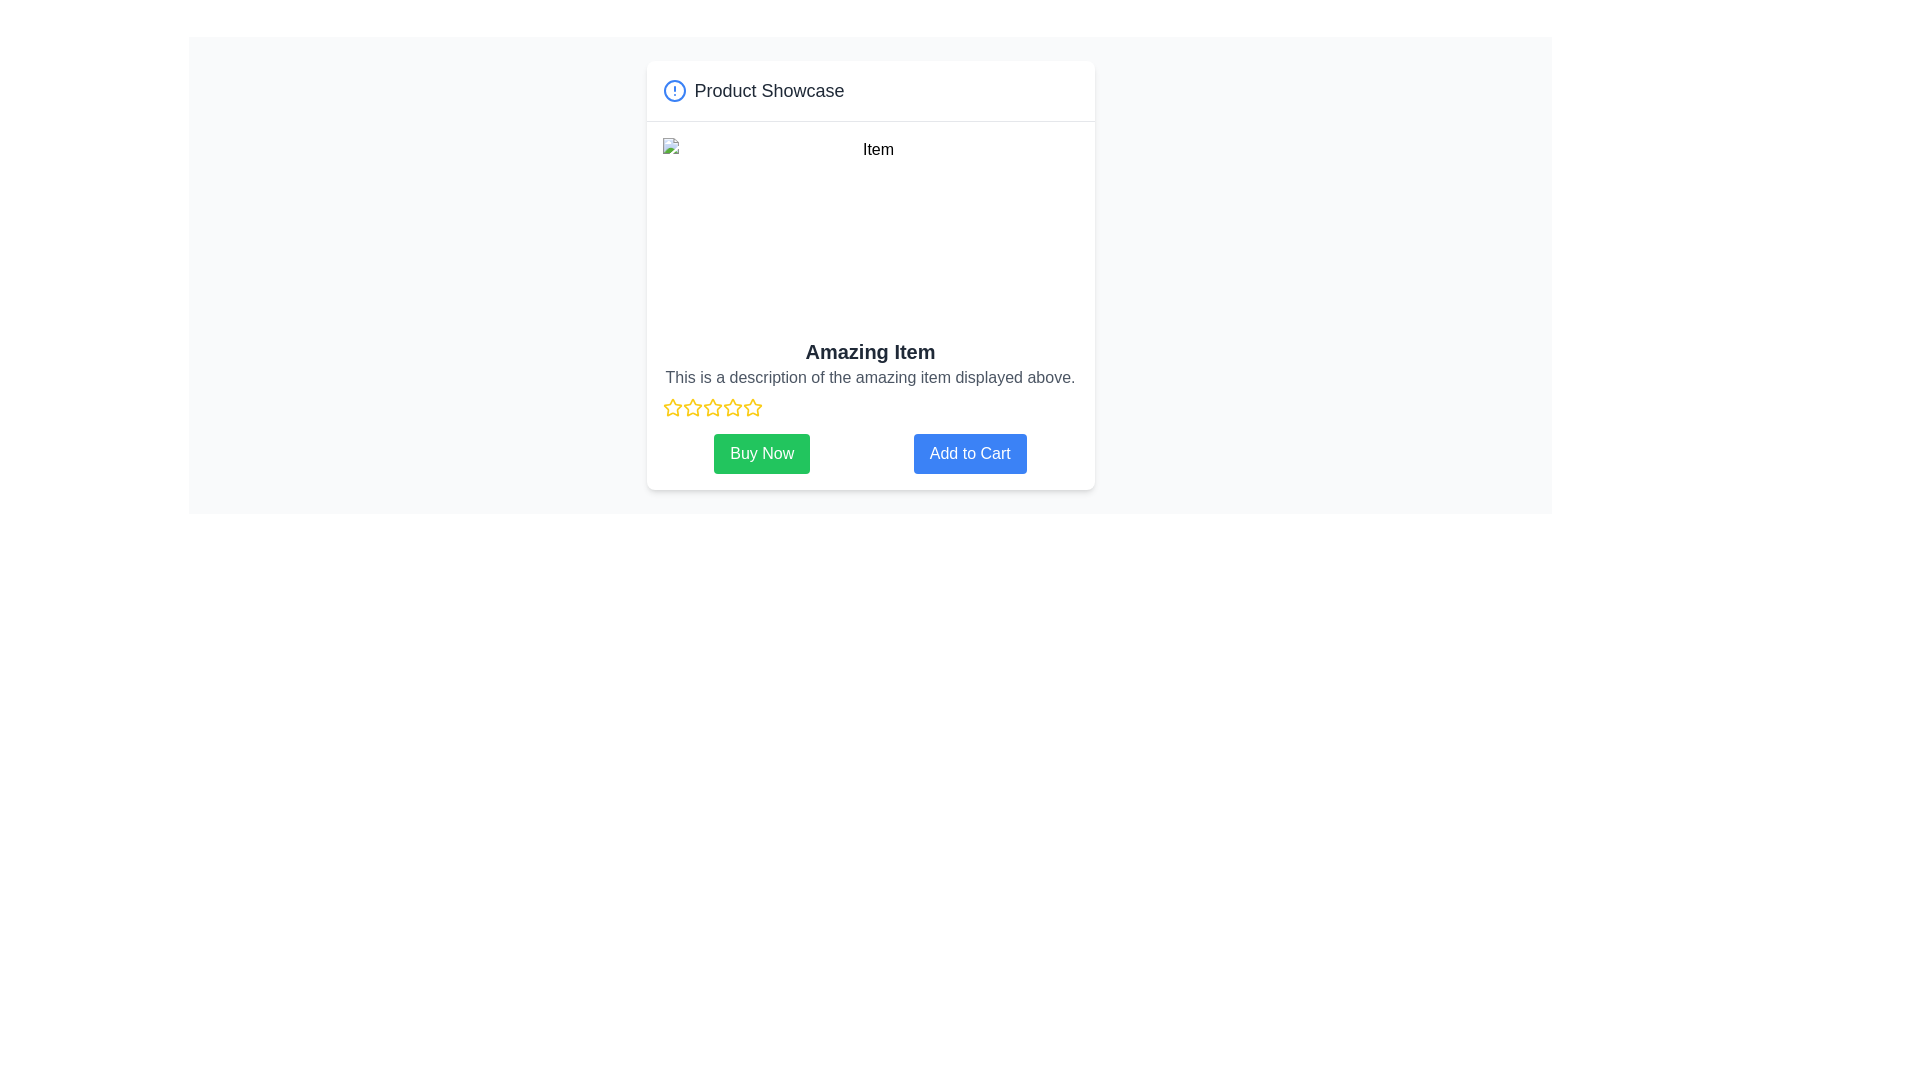 The height and width of the screenshot is (1080, 1920). I want to click on the green rectangular button labeled 'Buy Now' to initiate the purchase, so click(761, 454).